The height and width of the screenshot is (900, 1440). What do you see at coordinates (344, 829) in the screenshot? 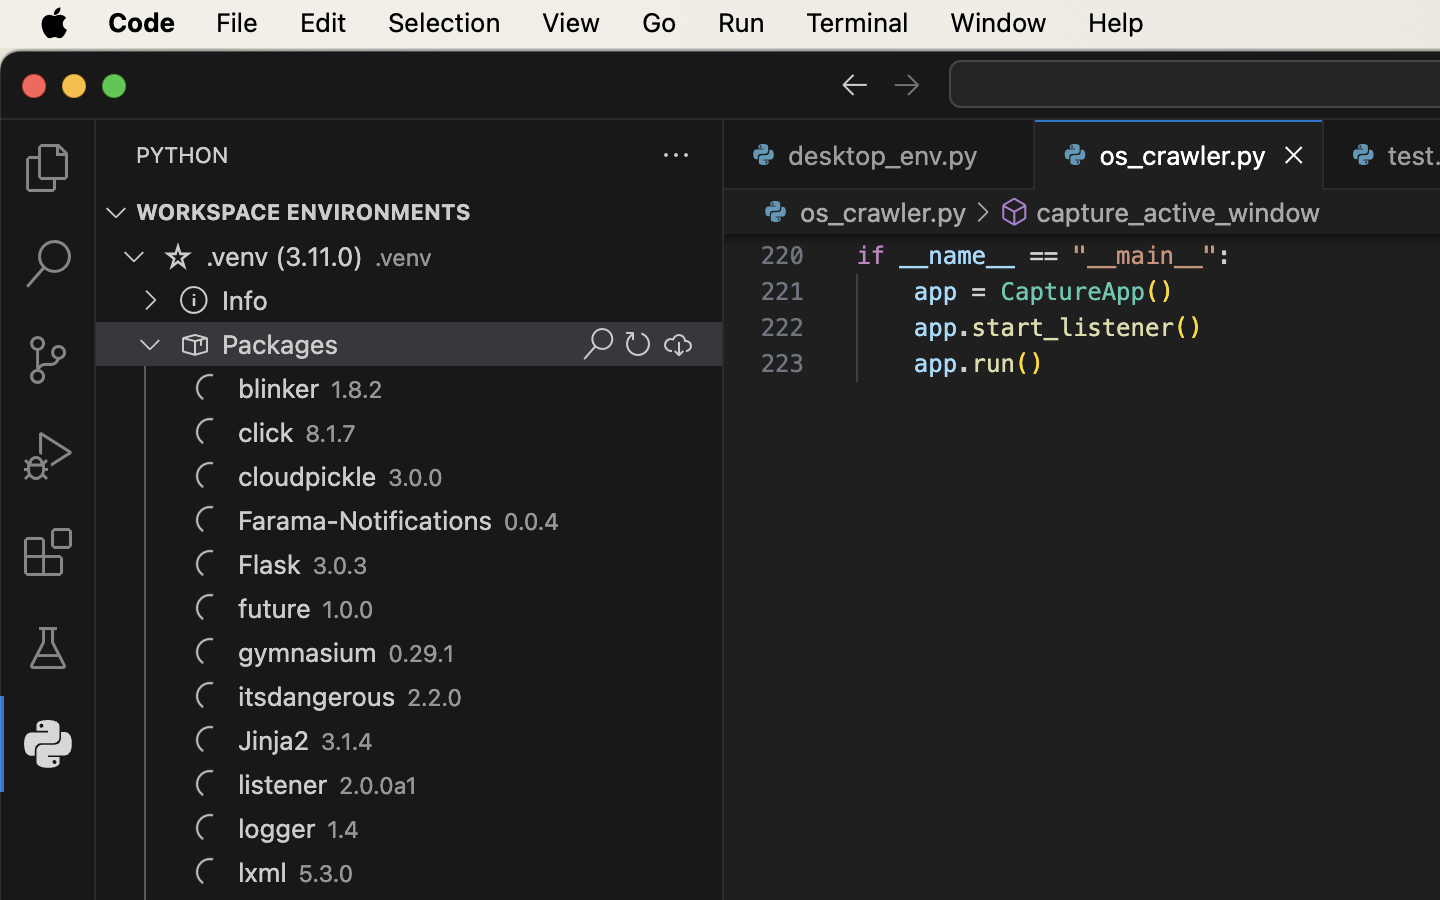
I see `'1.4'` at bounding box center [344, 829].